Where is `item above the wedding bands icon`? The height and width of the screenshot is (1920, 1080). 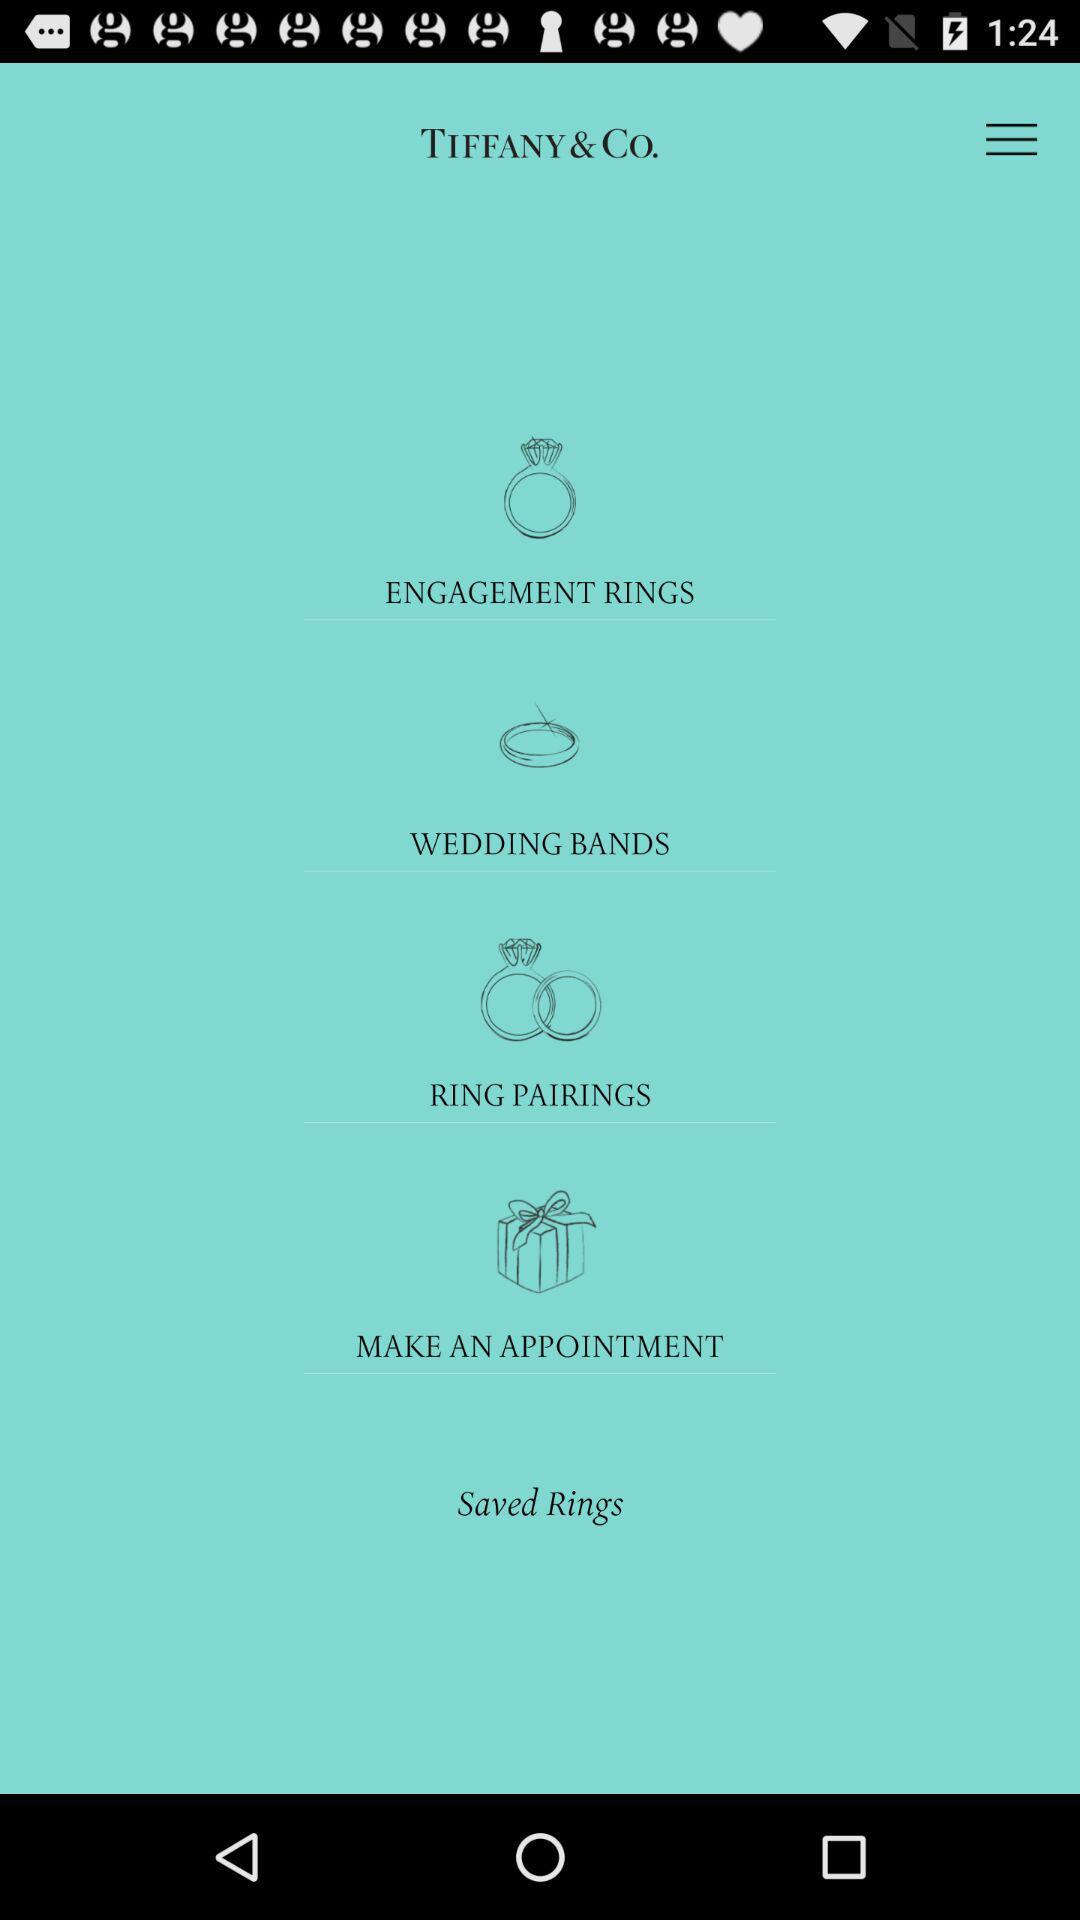 item above the wedding bands icon is located at coordinates (540, 737).